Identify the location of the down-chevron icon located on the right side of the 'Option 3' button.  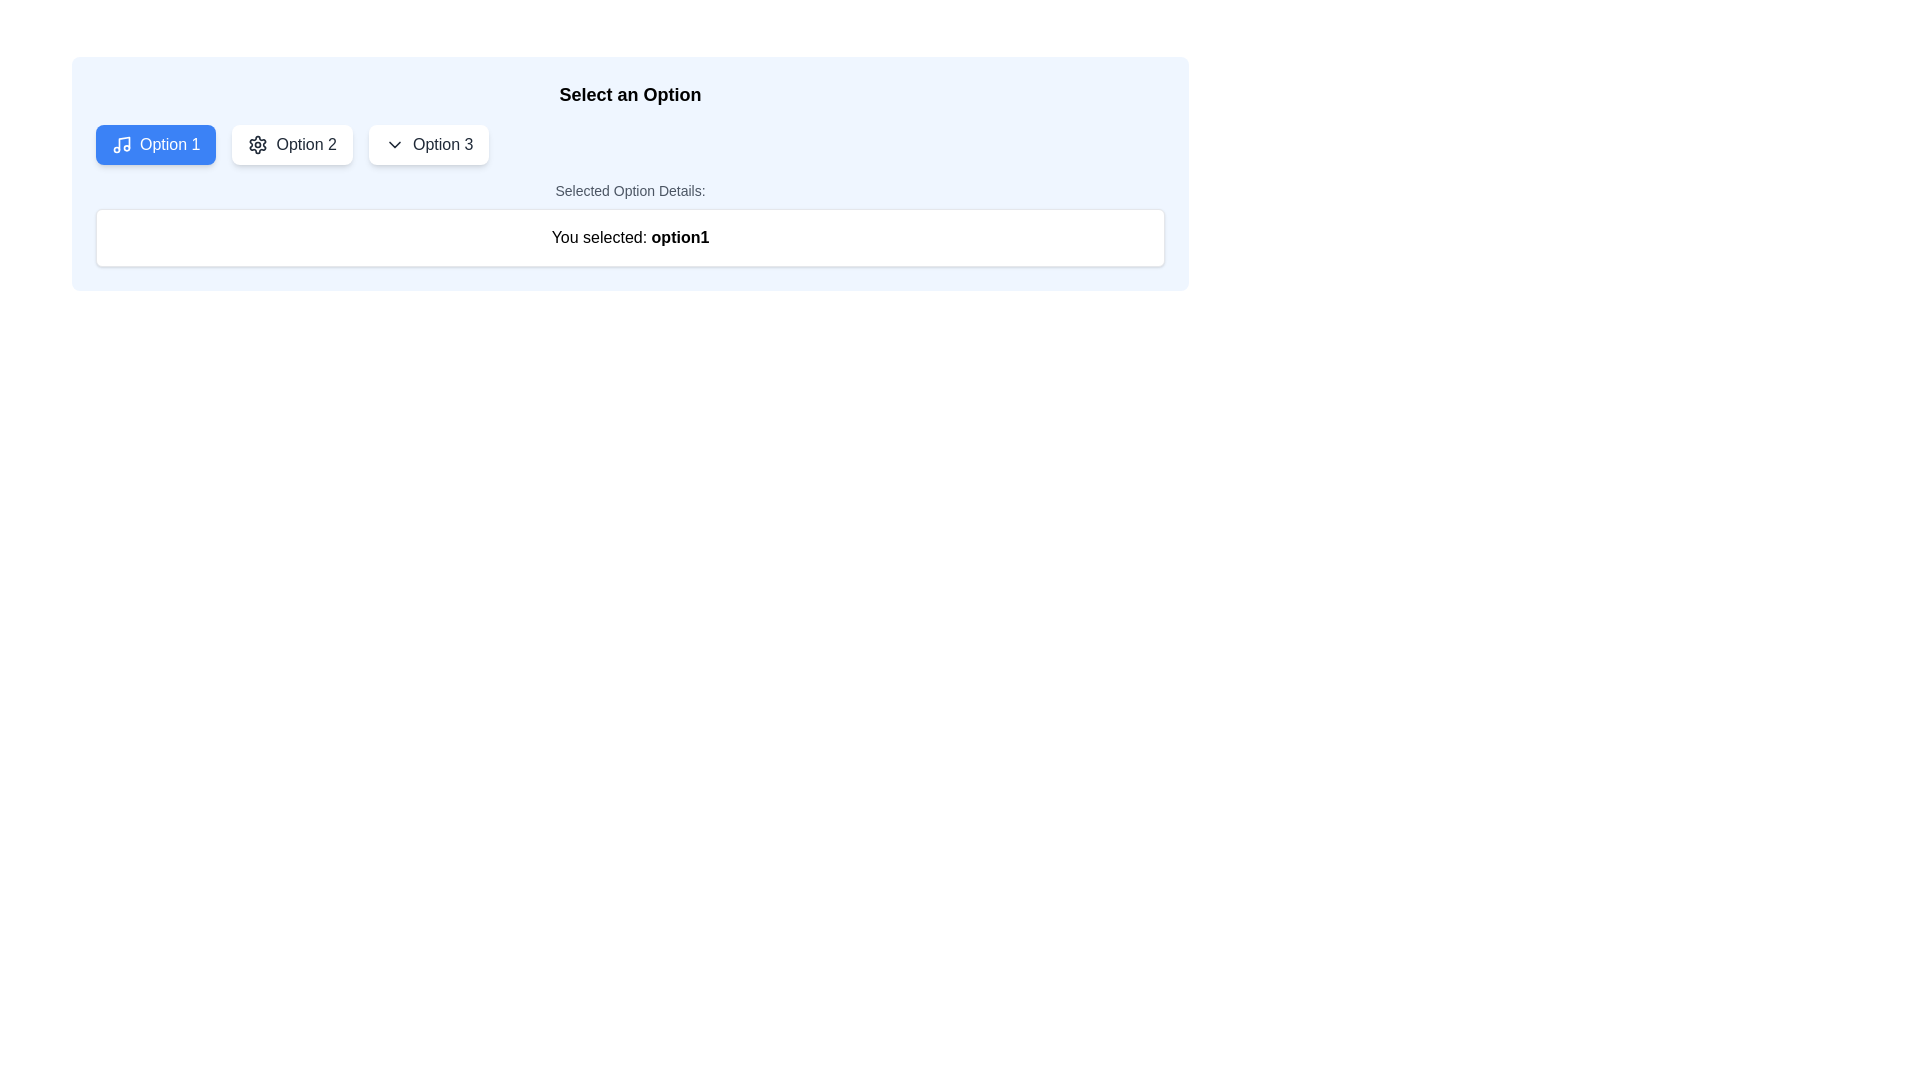
(394, 144).